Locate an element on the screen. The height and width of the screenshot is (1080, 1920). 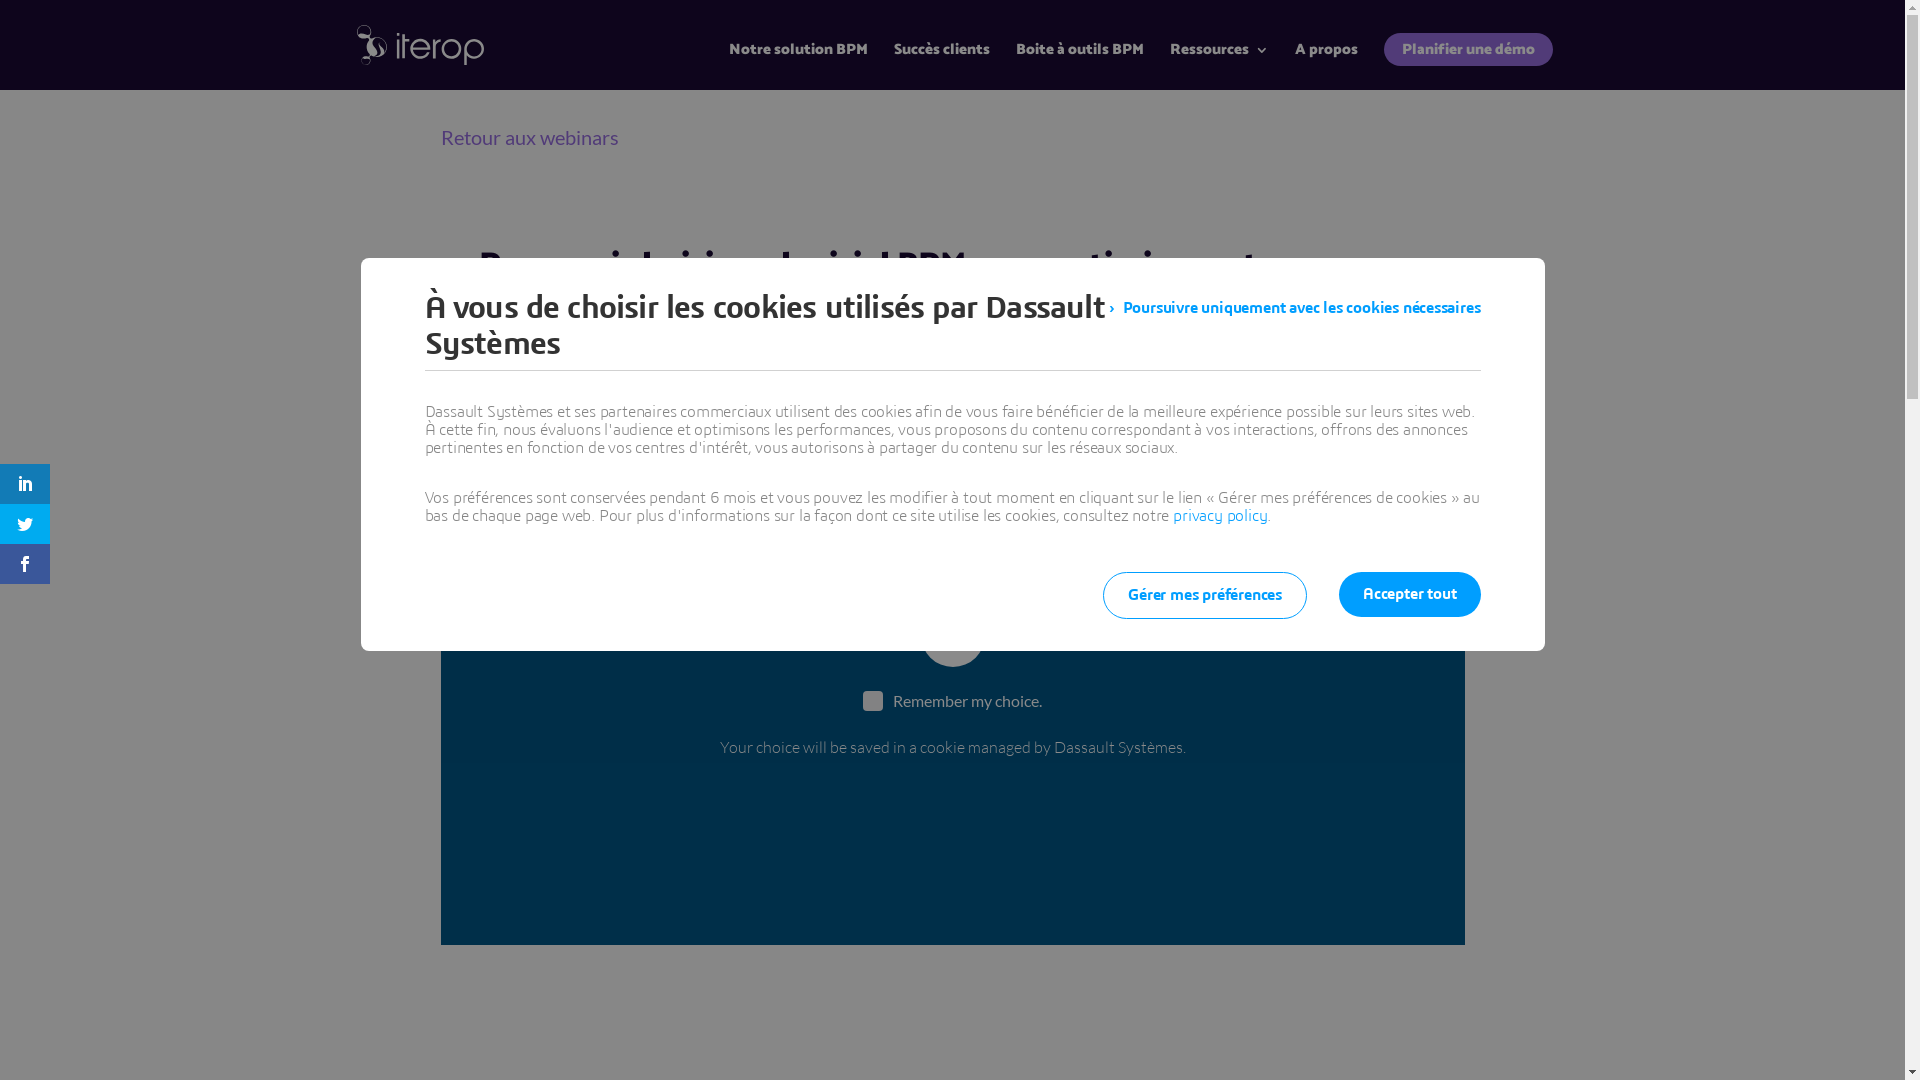
'privacy policy' is located at coordinates (1218, 515).